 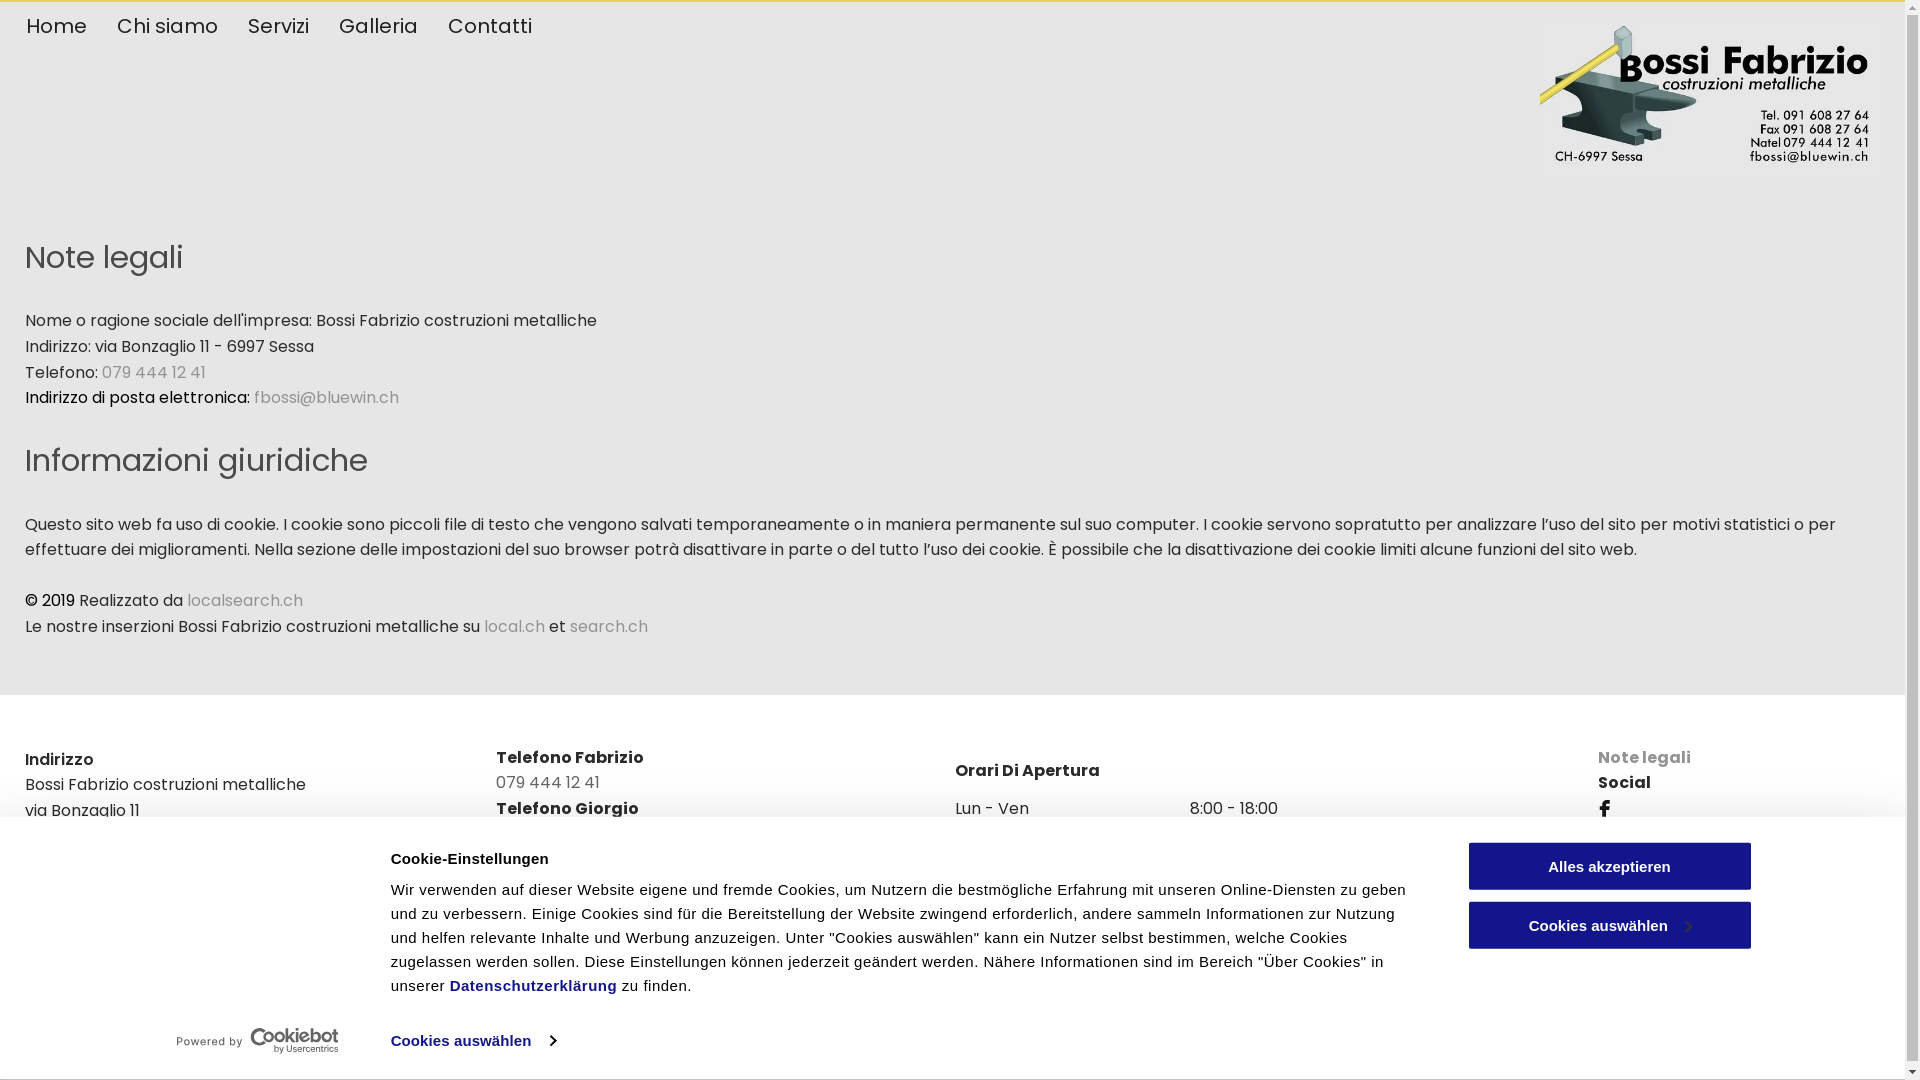 I want to click on 'localsearch.ch', so click(x=187, y=599).